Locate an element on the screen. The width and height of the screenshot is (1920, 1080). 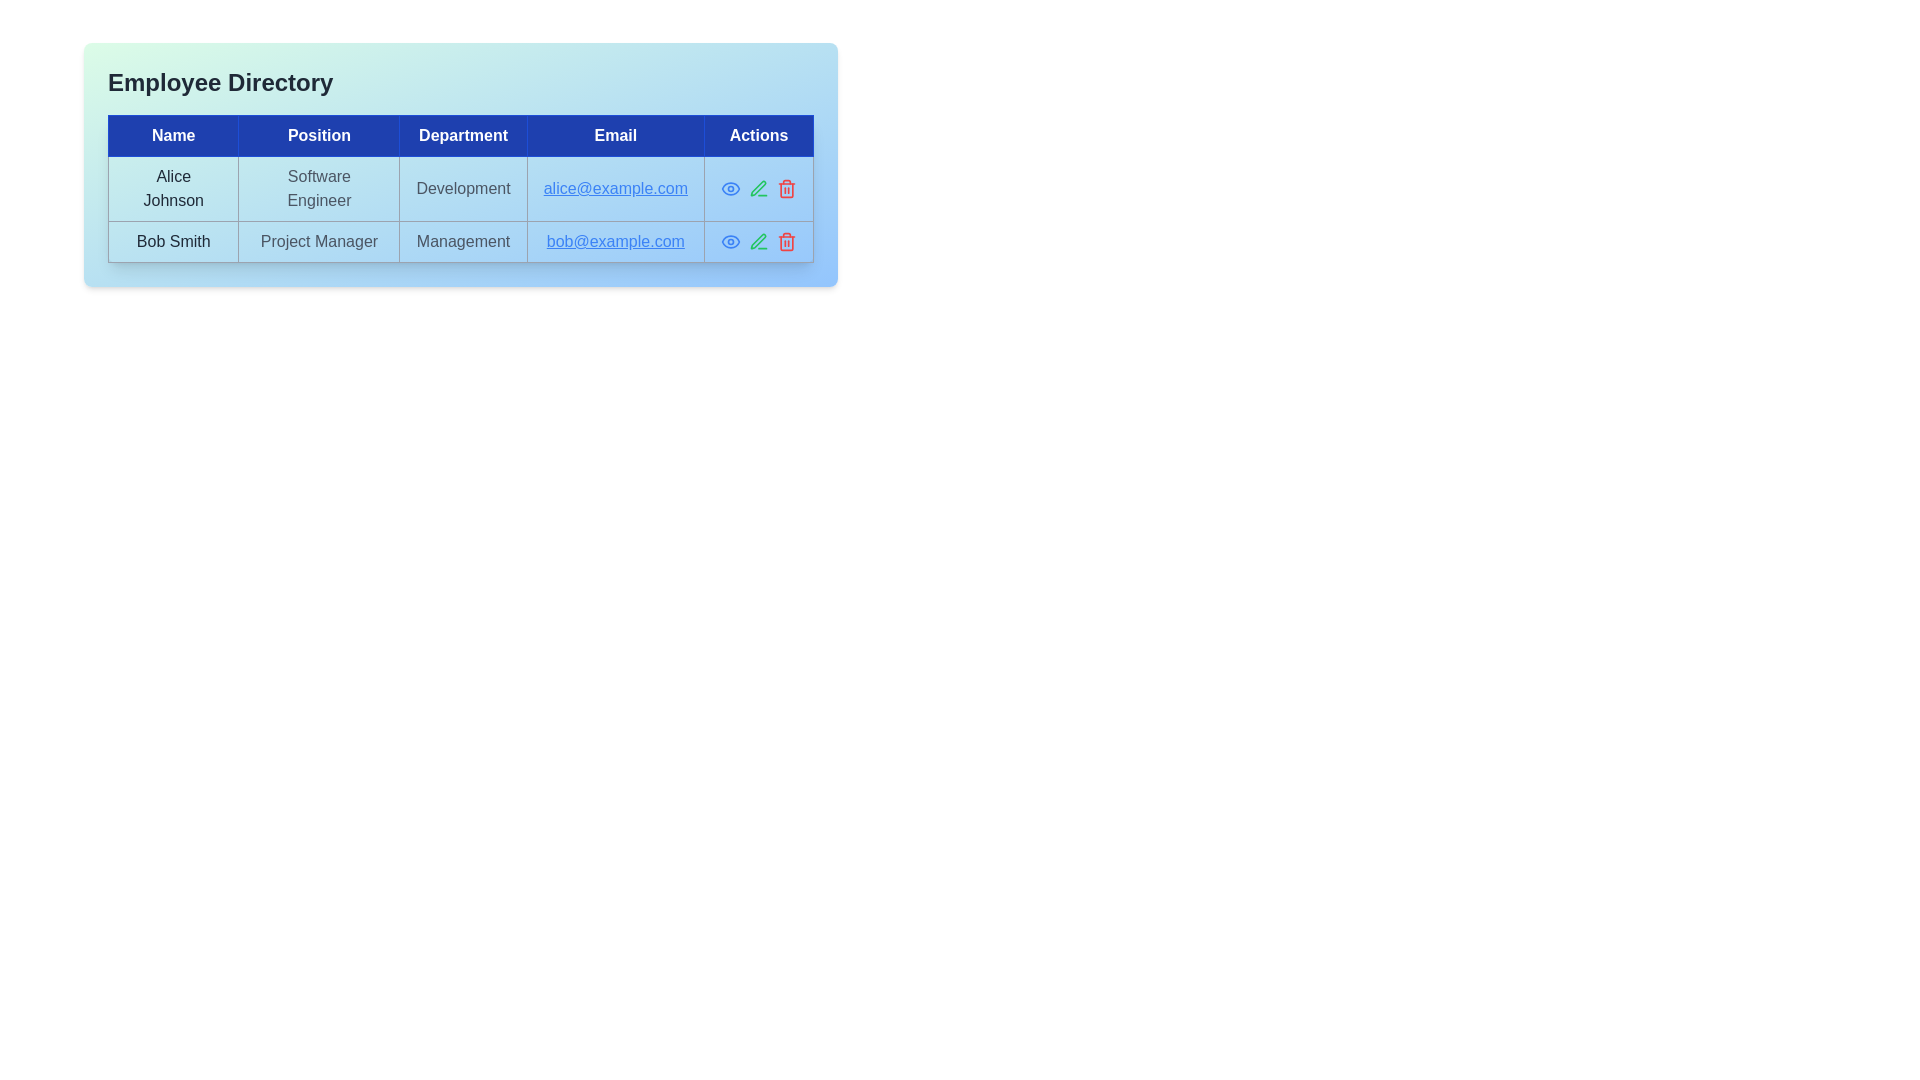
the small green pen-shaped icon located in the 'Actions' column of the second row of the table is located at coordinates (757, 188).